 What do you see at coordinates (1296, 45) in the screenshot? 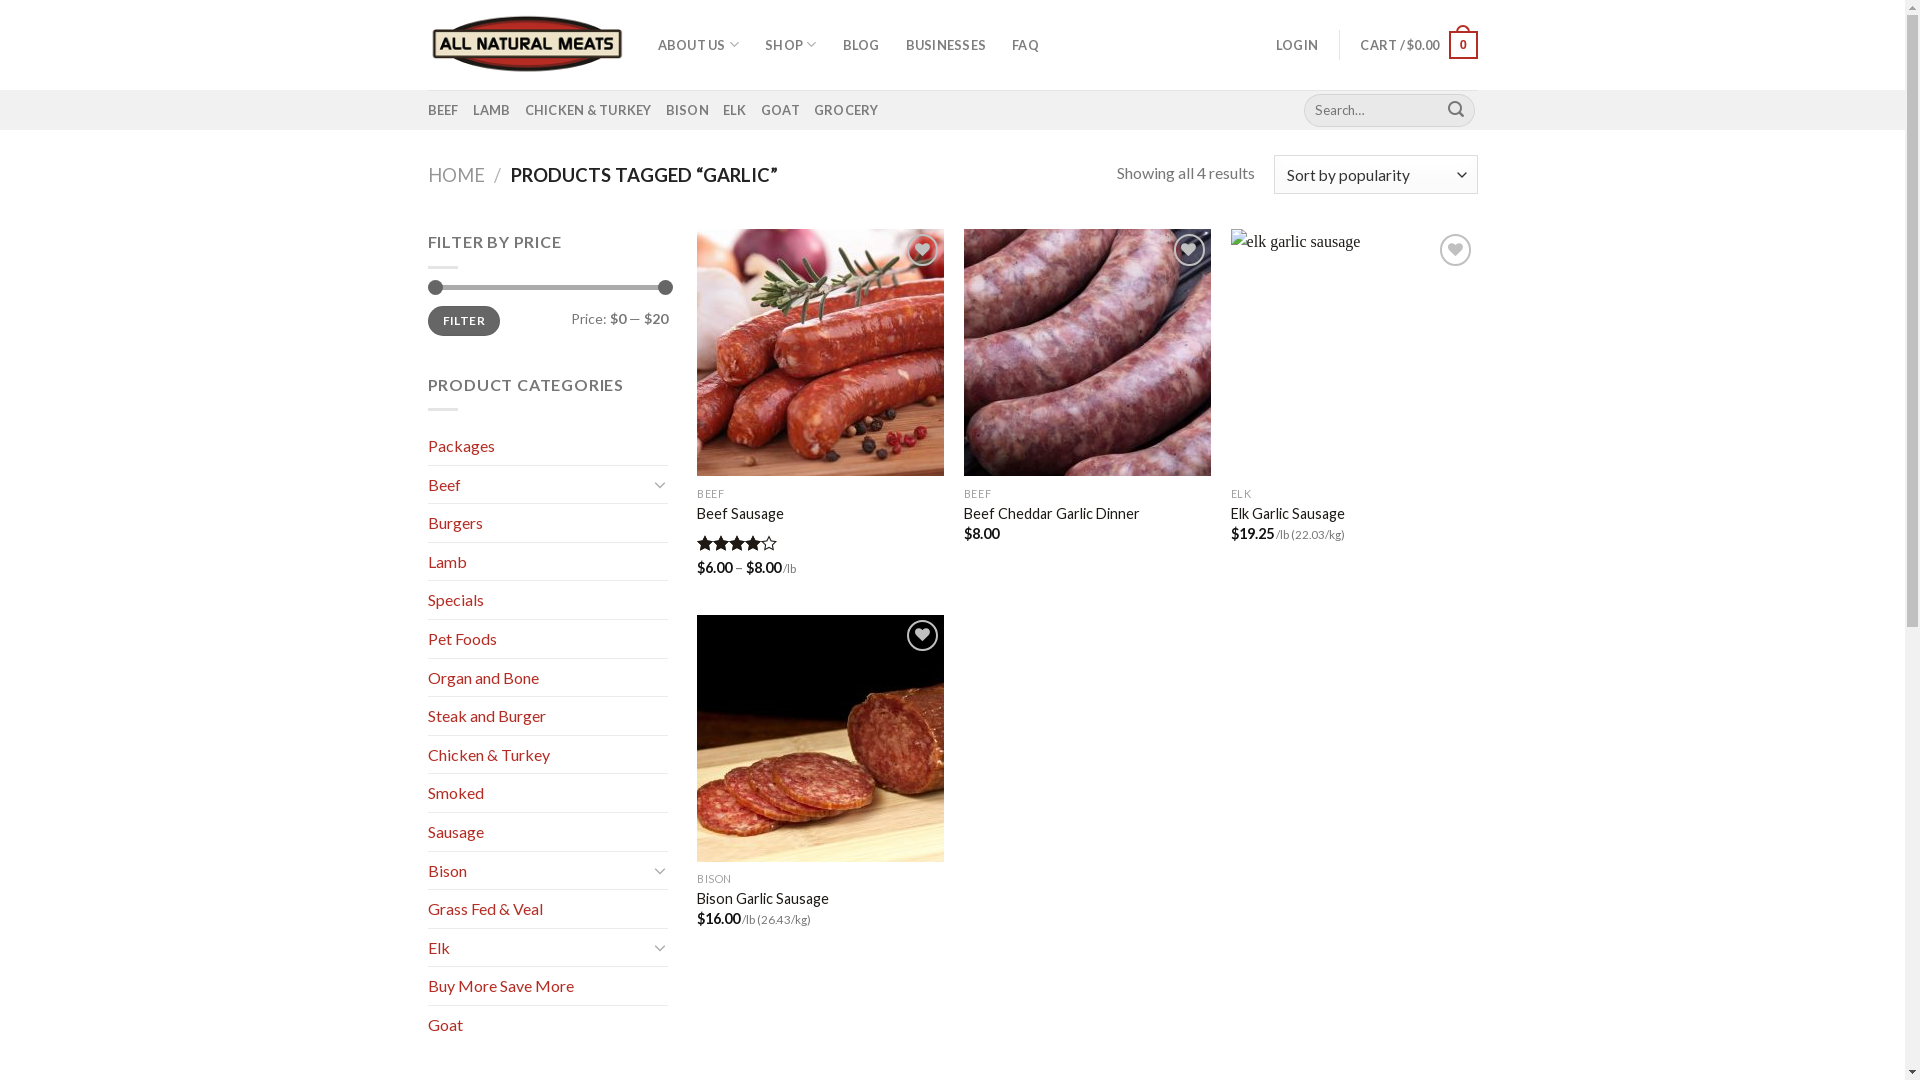
I see `'LOGIN'` at bounding box center [1296, 45].